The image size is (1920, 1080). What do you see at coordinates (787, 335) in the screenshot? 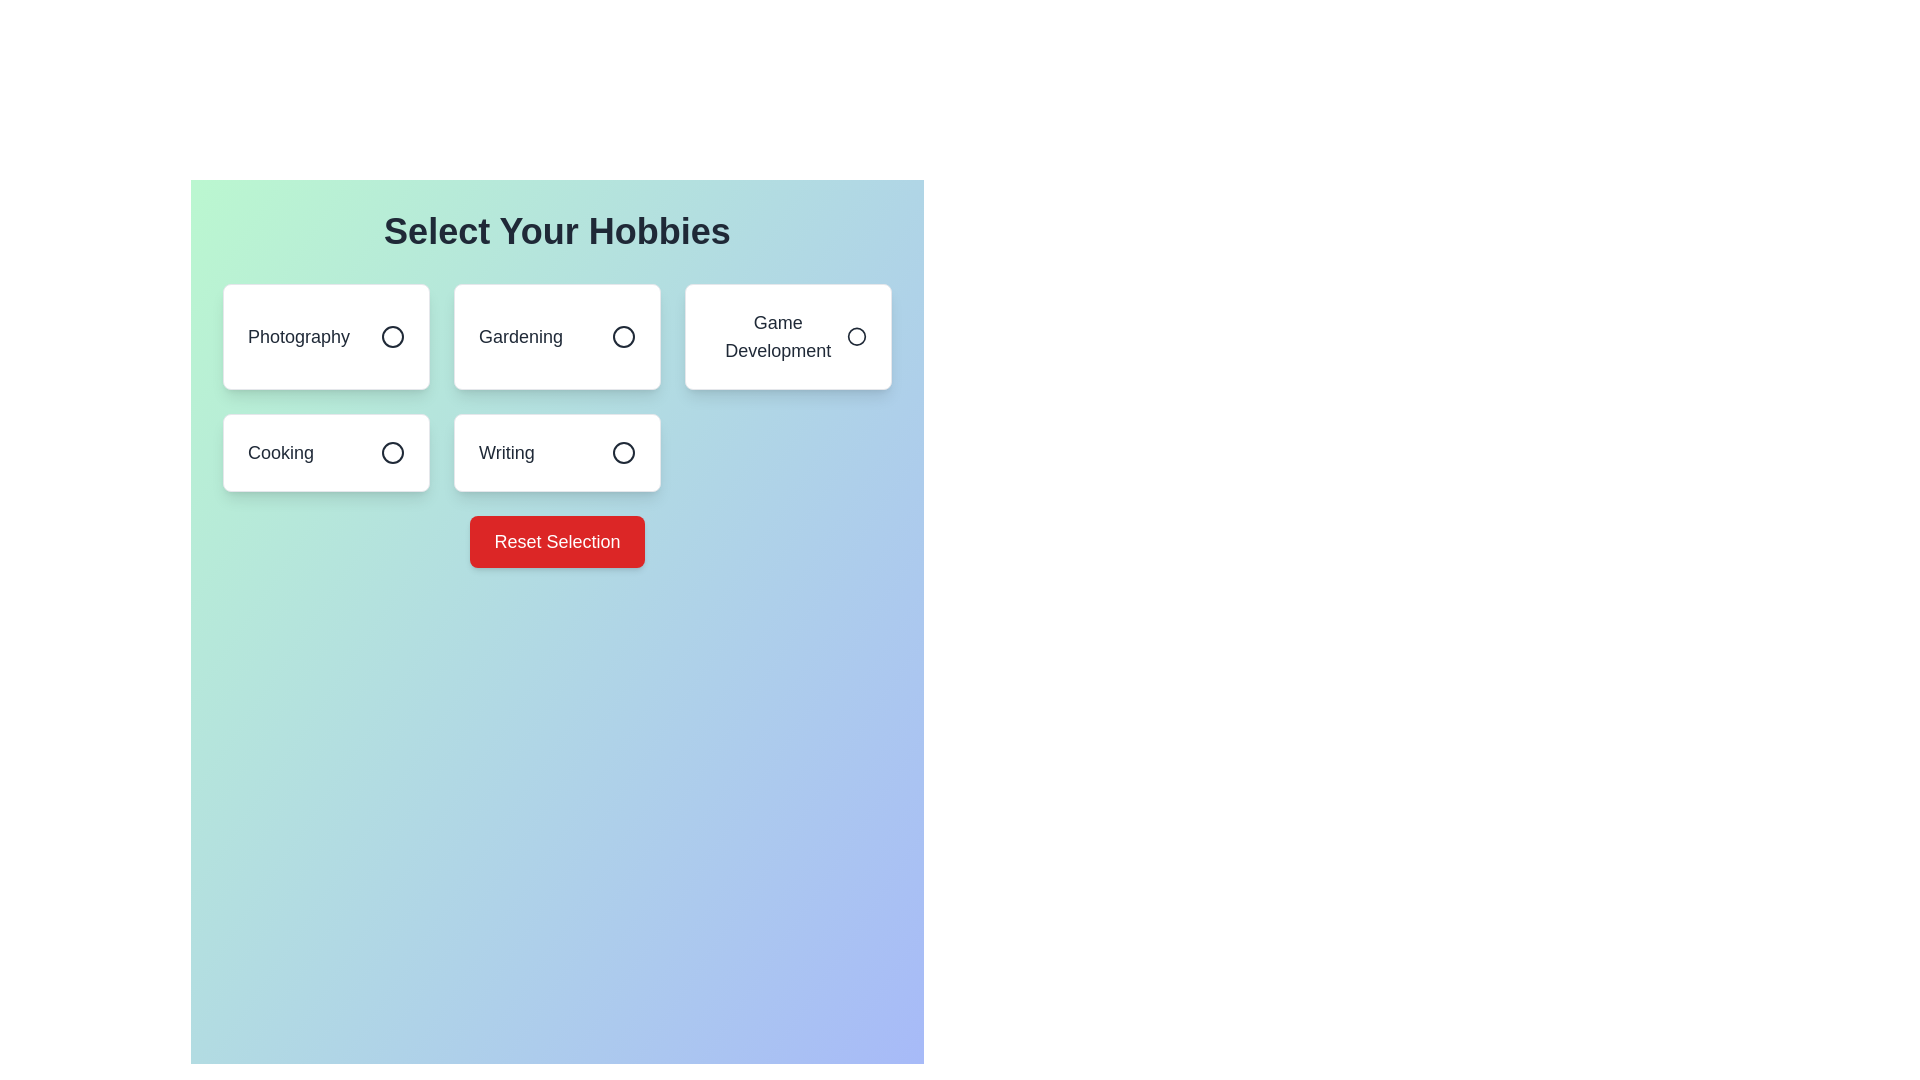
I see `the hobby item Game Development` at bounding box center [787, 335].